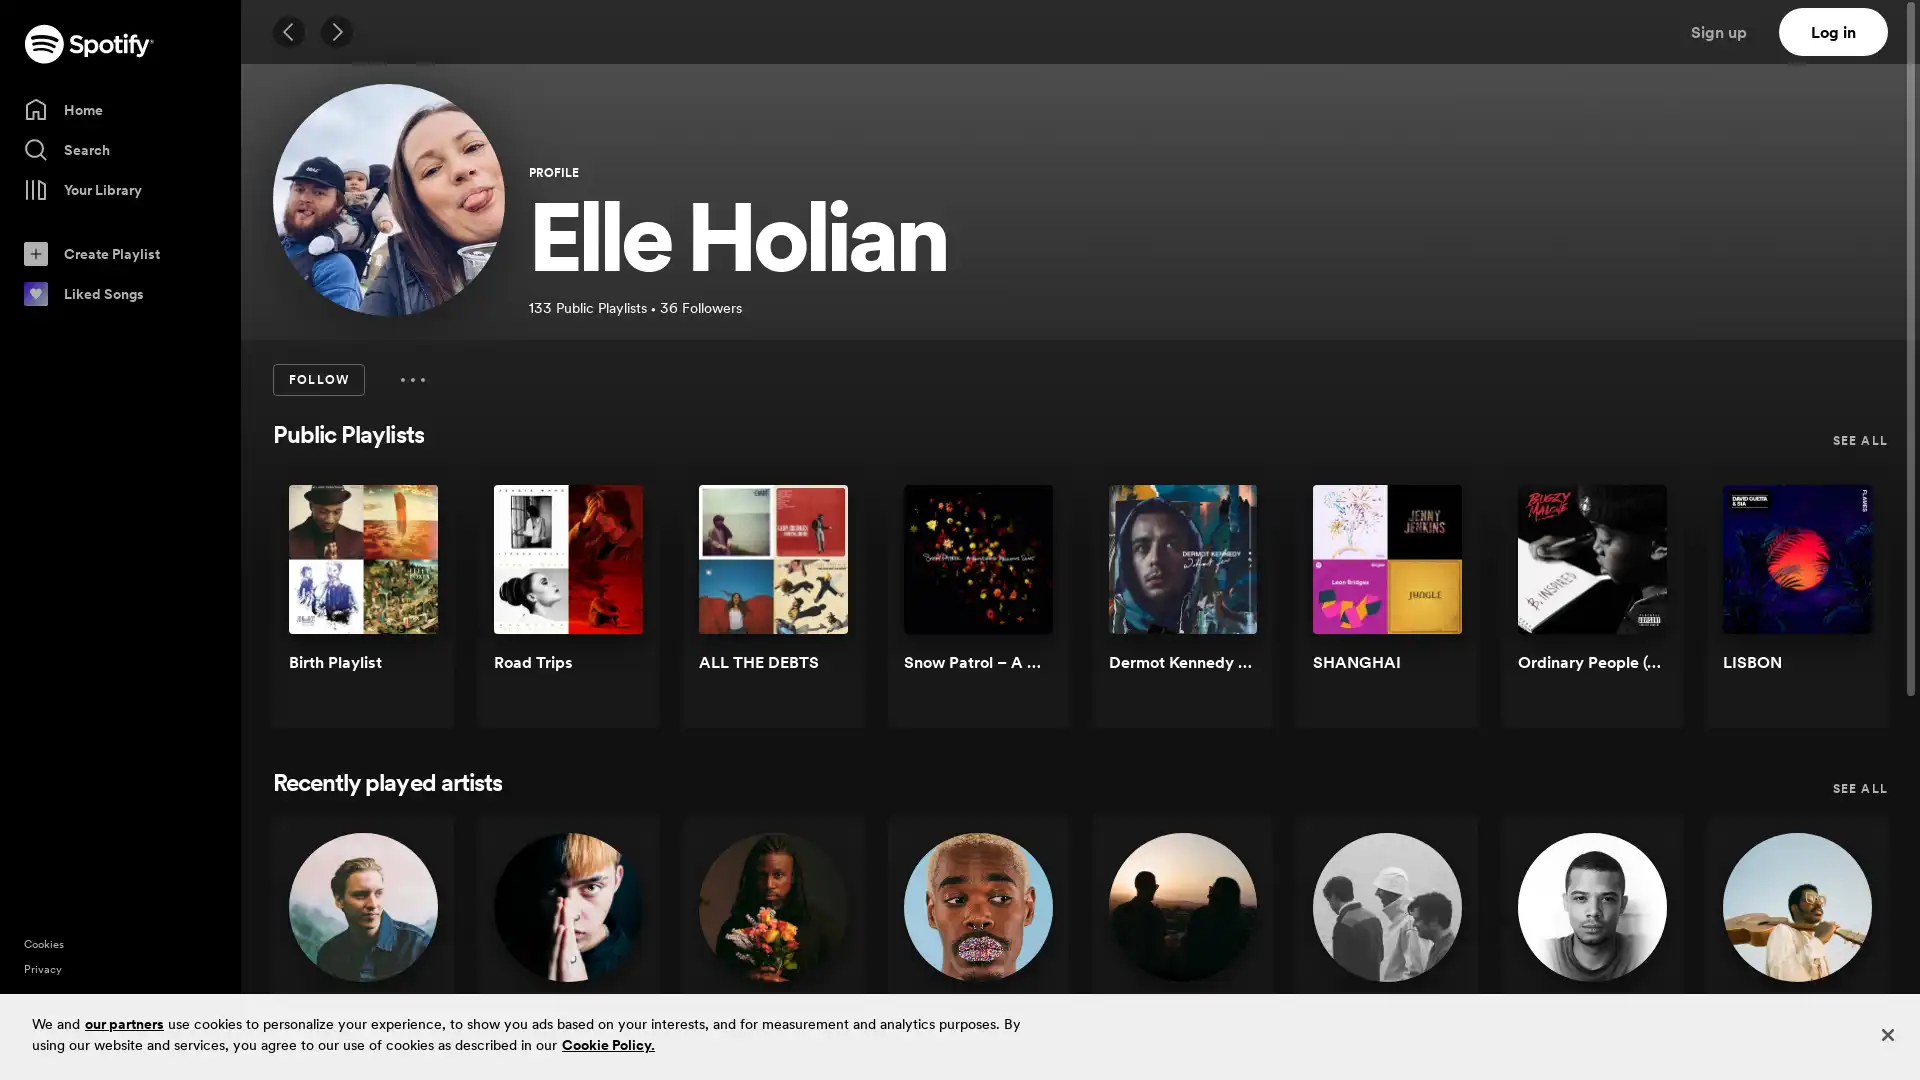  What do you see at coordinates (1886, 1034) in the screenshot?
I see `Close` at bounding box center [1886, 1034].